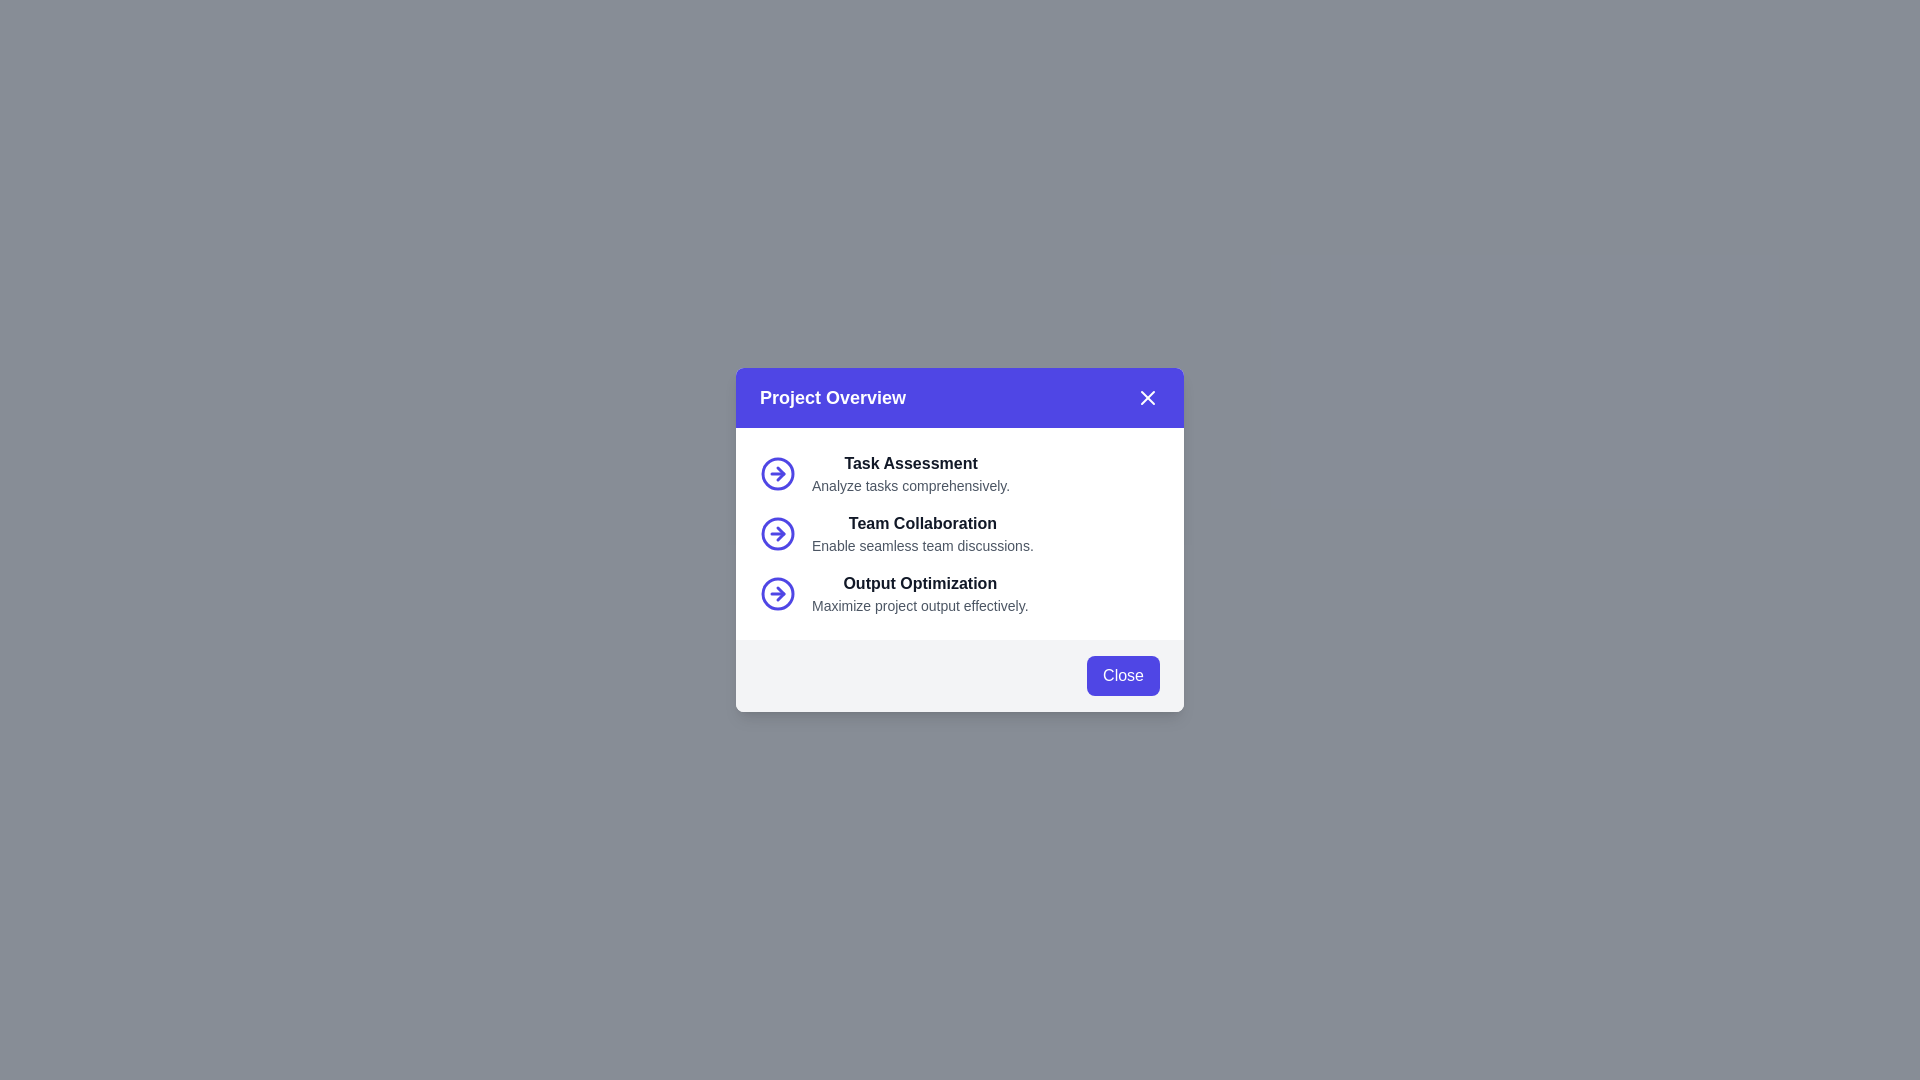 Image resolution: width=1920 pixels, height=1080 pixels. Describe the element at coordinates (776, 474) in the screenshot. I see `the circular icon marking the beginning of the 'Task Assessment' row in the 'Project Overview' dialog box` at that location.